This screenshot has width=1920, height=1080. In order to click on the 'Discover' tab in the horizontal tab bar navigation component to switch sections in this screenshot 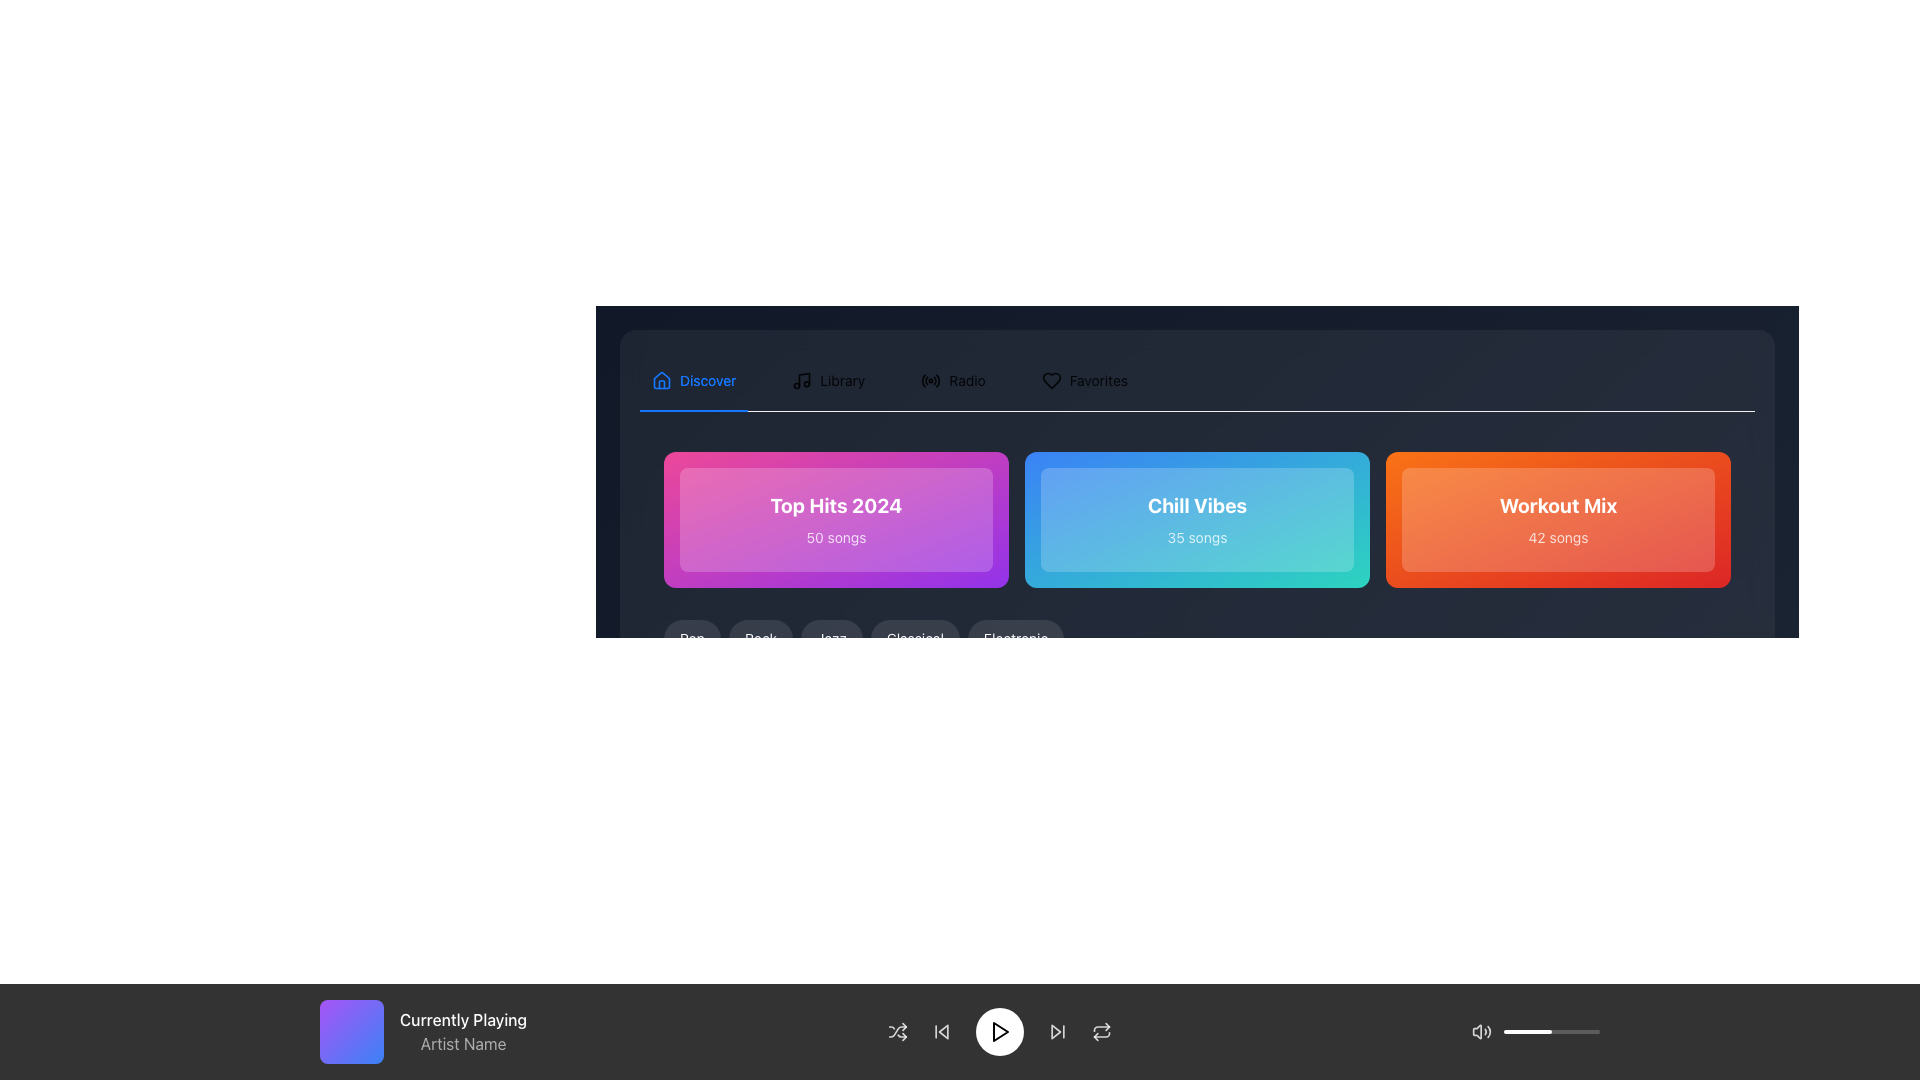, I will do `click(1197, 381)`.